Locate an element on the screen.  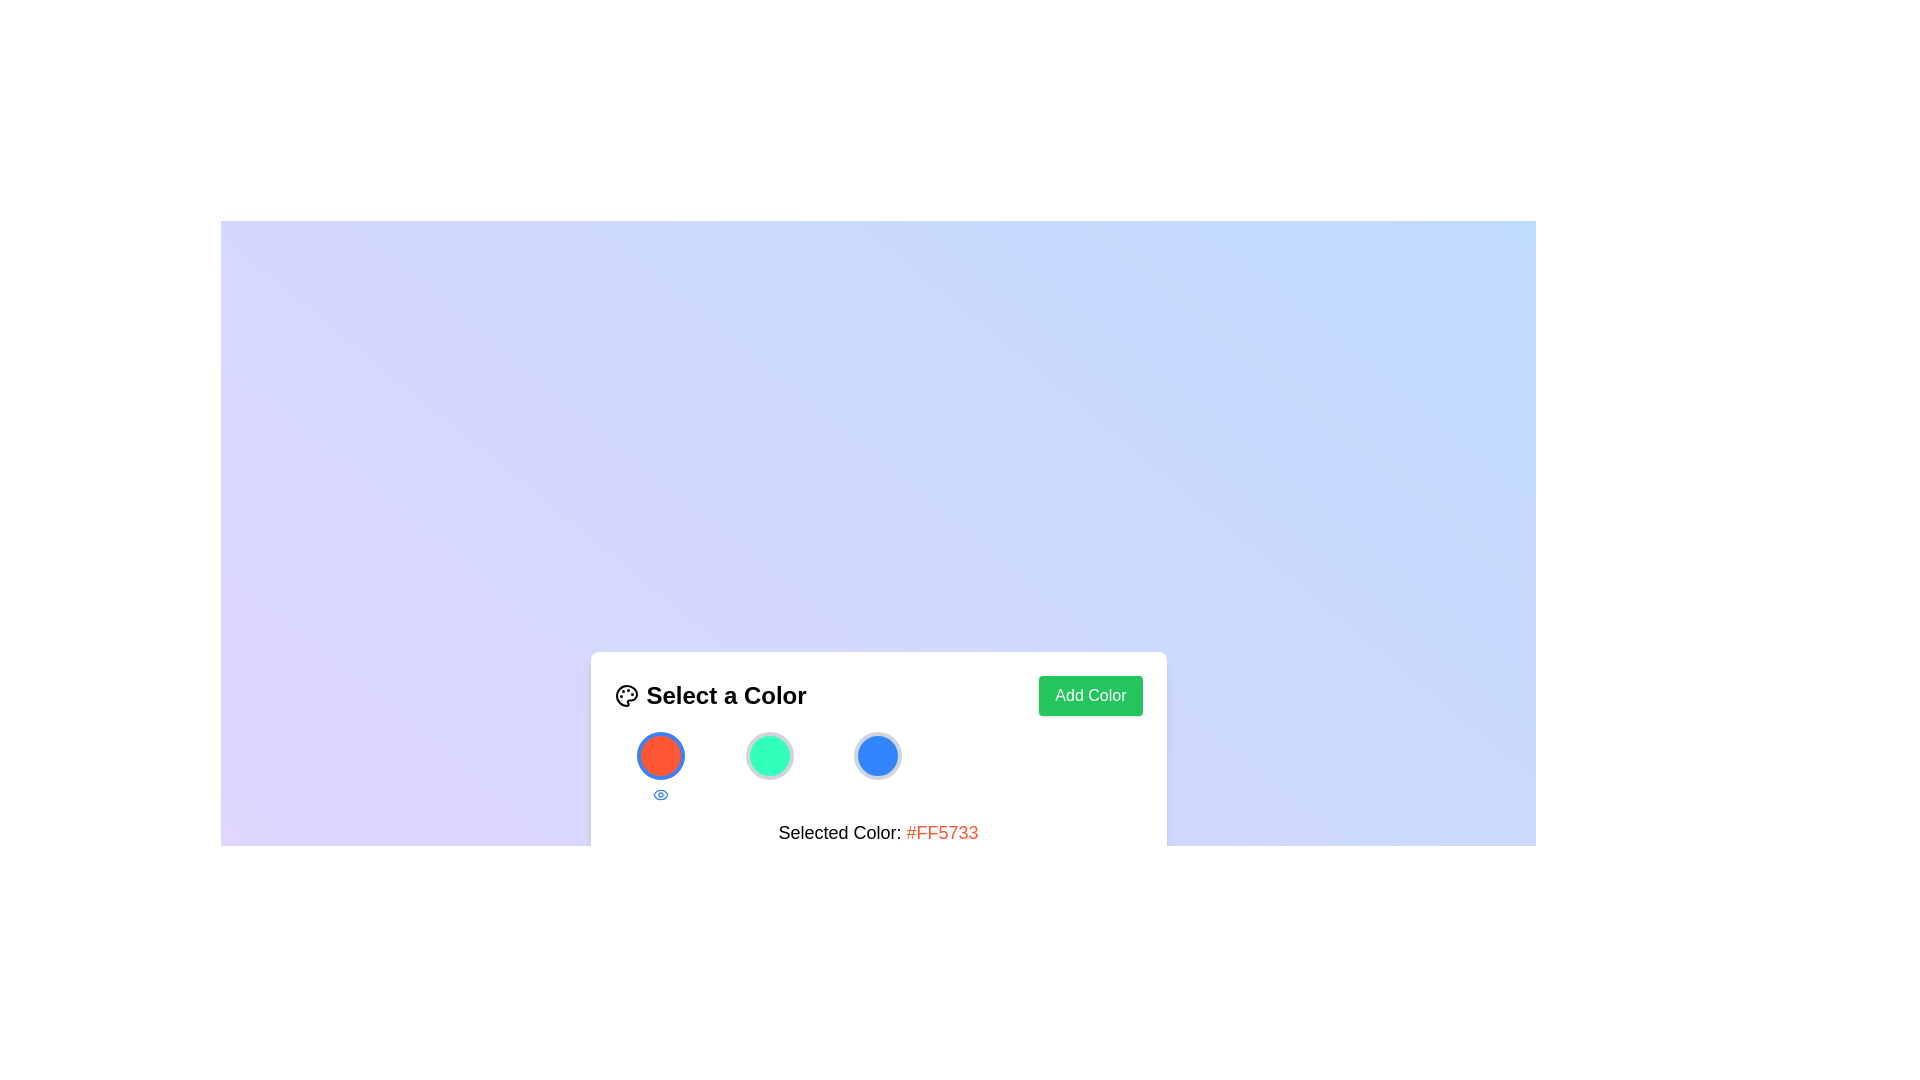
the first circular selectable button with an orange fill and blue border, located under the 'Select a Color' header is located at coordinates (660, 766).